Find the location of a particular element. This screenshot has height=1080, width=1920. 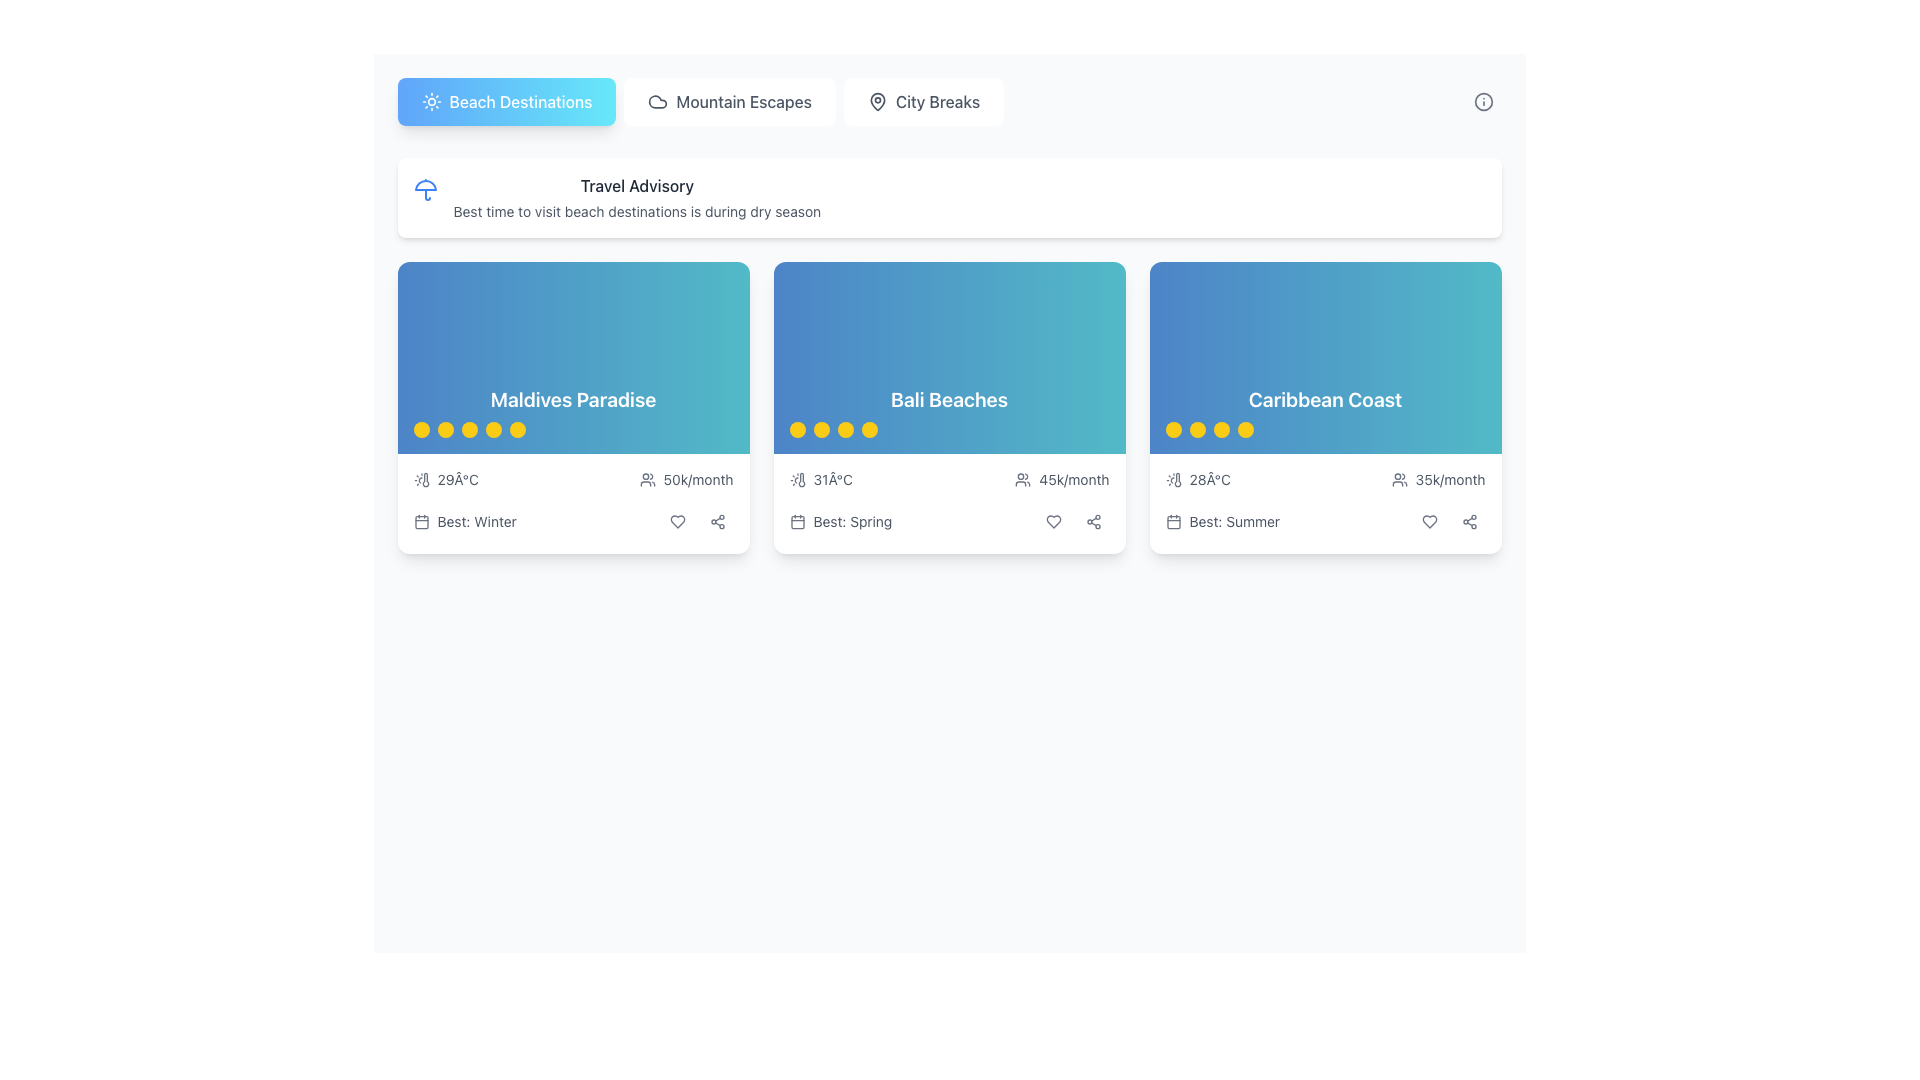

text label 'Best: Summer' located at the bottom of the 'Caribbean Coast' card, displayed in a gray-colored font is located at coordinates (1233, 520).